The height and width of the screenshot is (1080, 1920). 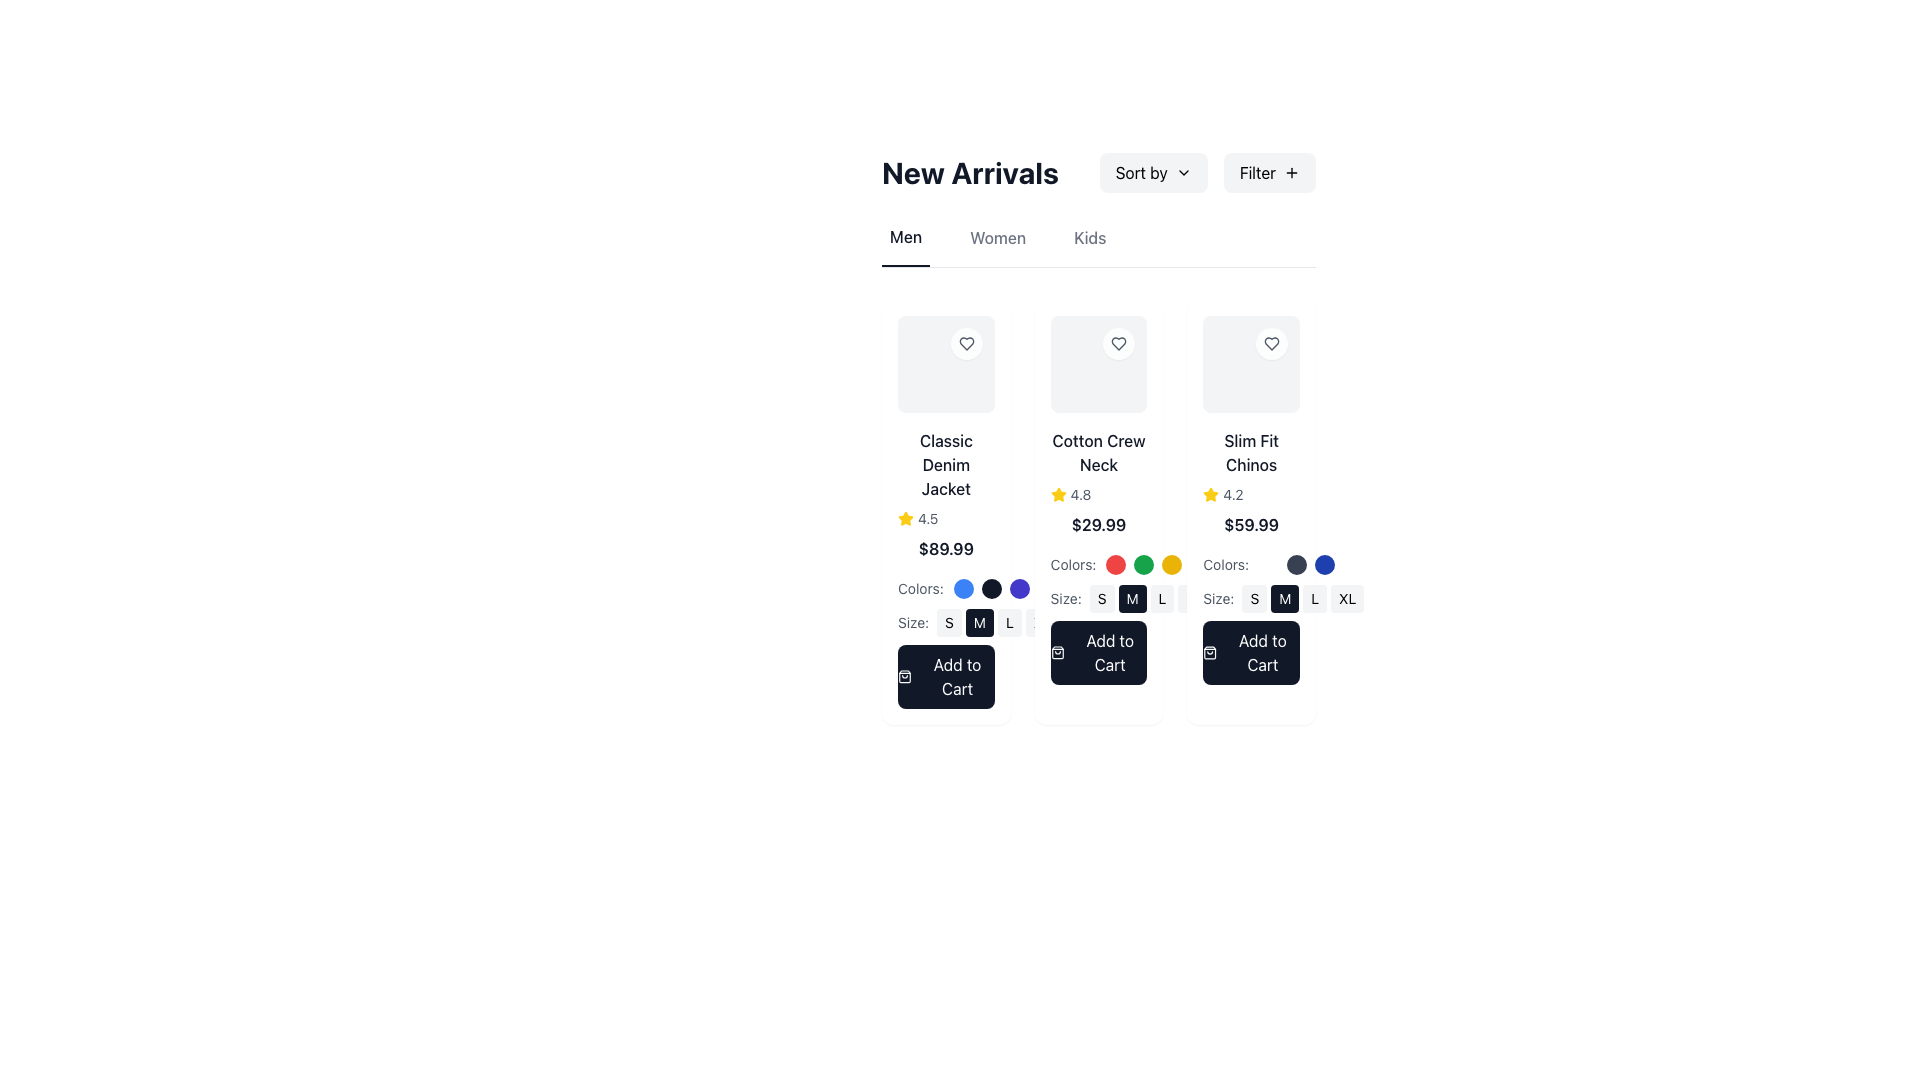 What do you see at coordinates (991, 587) in the screenshot?
I see `the second color option button for the 'Classic Denim Jacket' in the 'Men' category to observe potential hover effects` at bounding box center [991, 587].